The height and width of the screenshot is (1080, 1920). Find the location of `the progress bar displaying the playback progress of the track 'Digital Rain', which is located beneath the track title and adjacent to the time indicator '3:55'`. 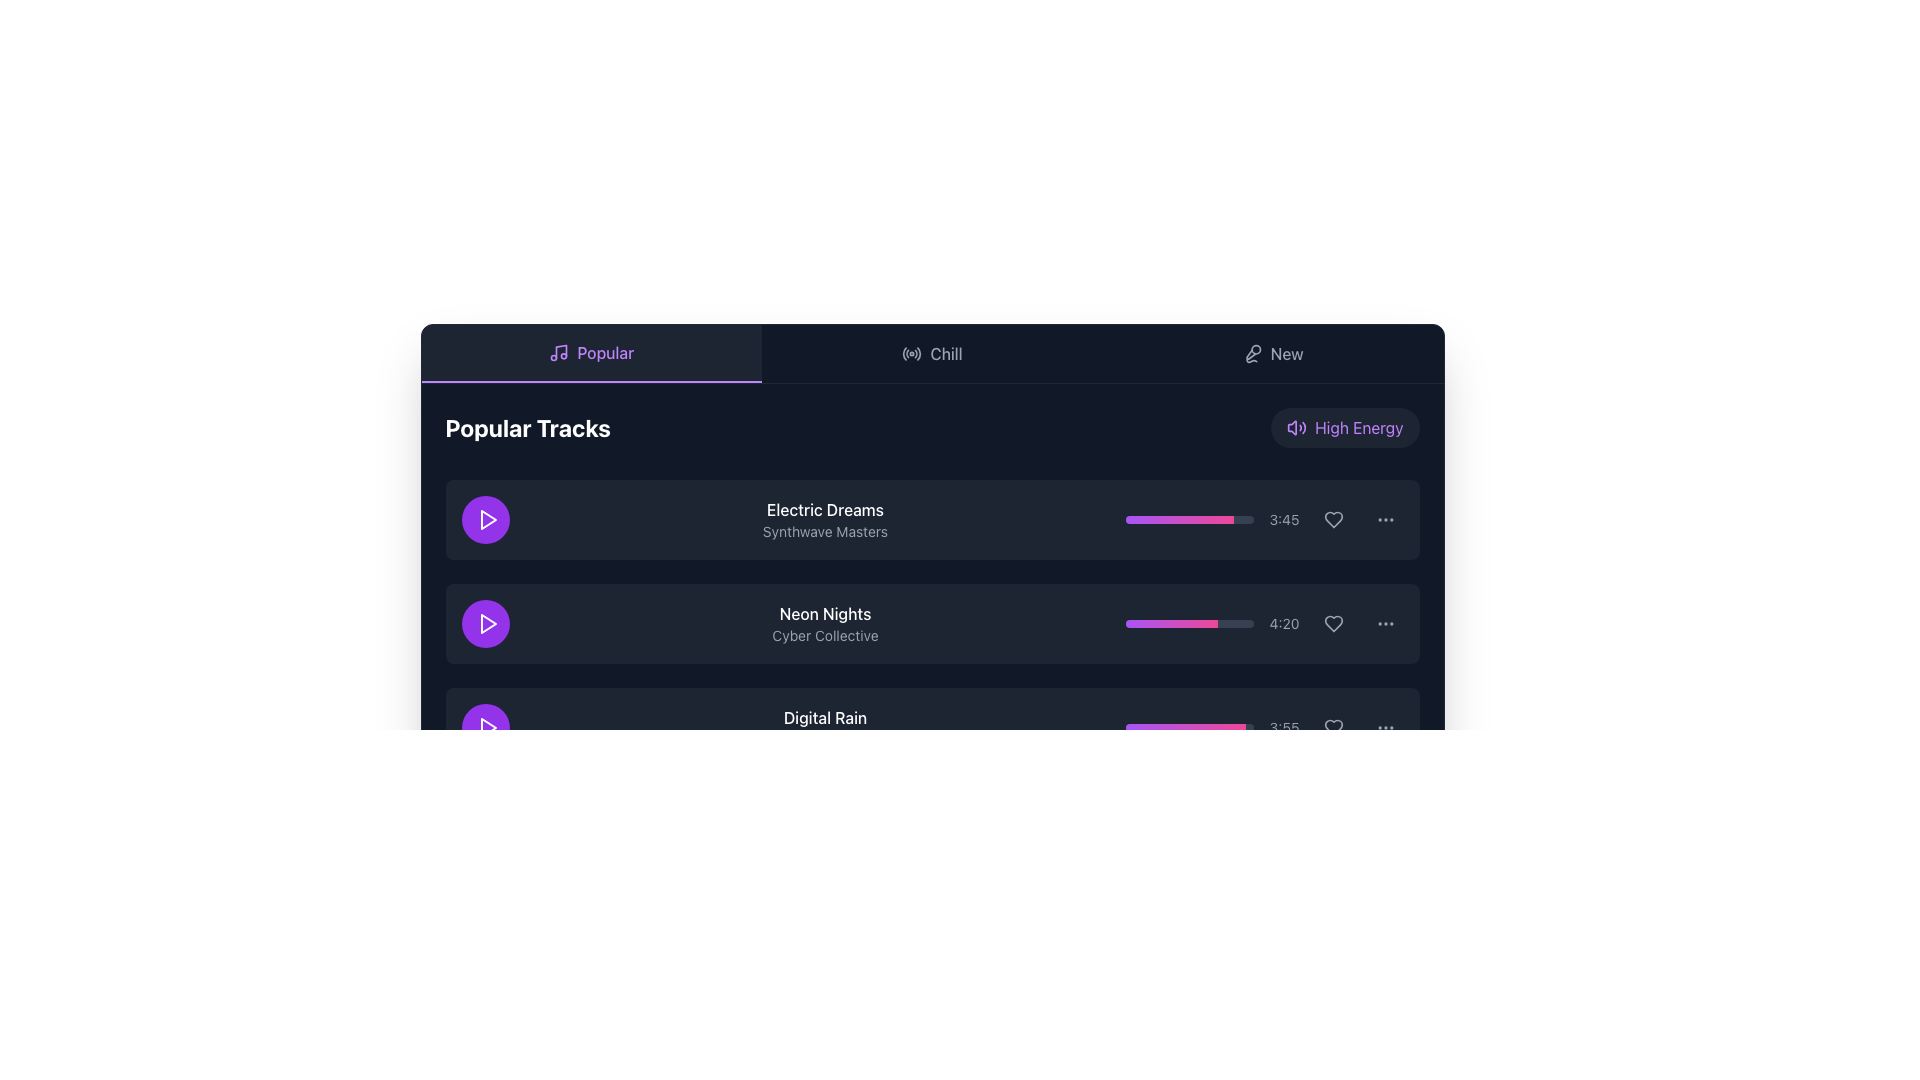

the progress bar displaying the playback progress of the track 'Digital Rain', which is located beneath the track title and adjacent to the time indicator '3:55' is located at coordinates (1189, 728).